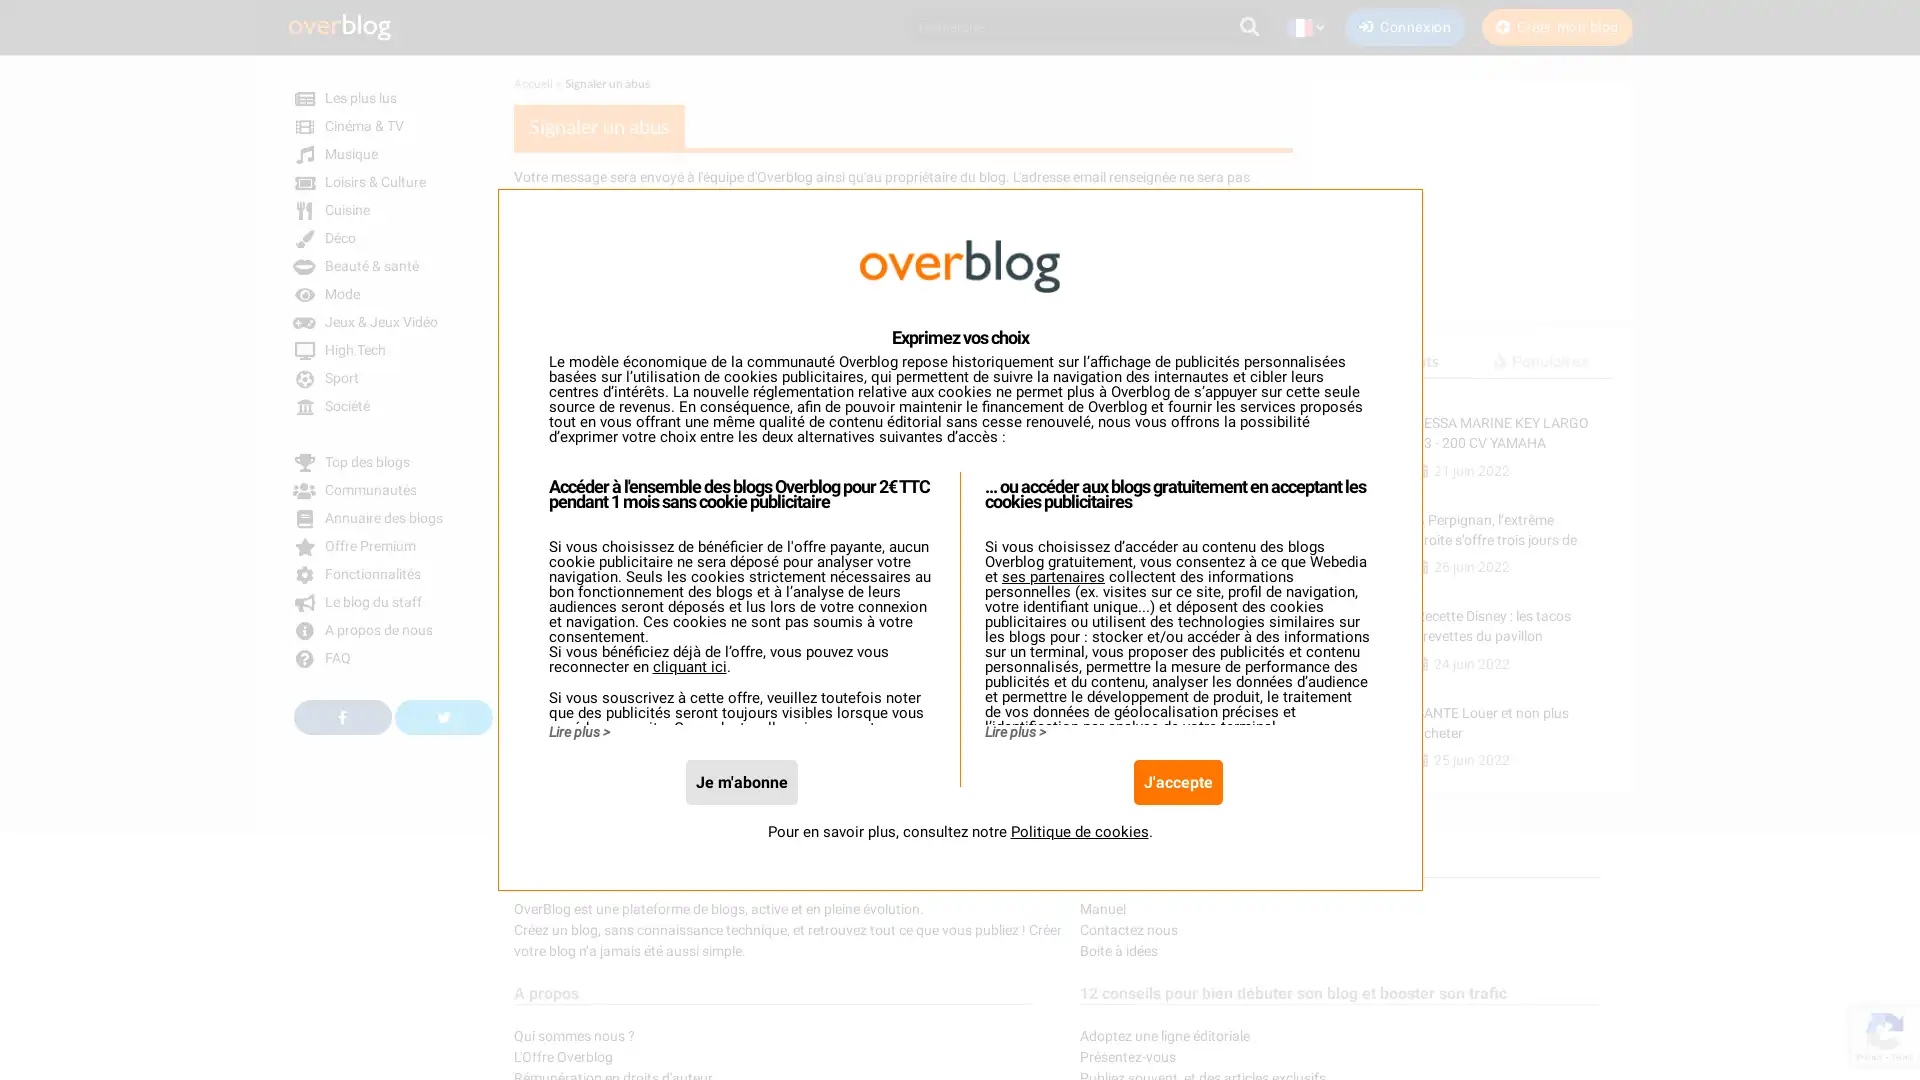 The width and height of the screenshot is (1920, 1080). I want to click on envoyer, so click(553, 700).